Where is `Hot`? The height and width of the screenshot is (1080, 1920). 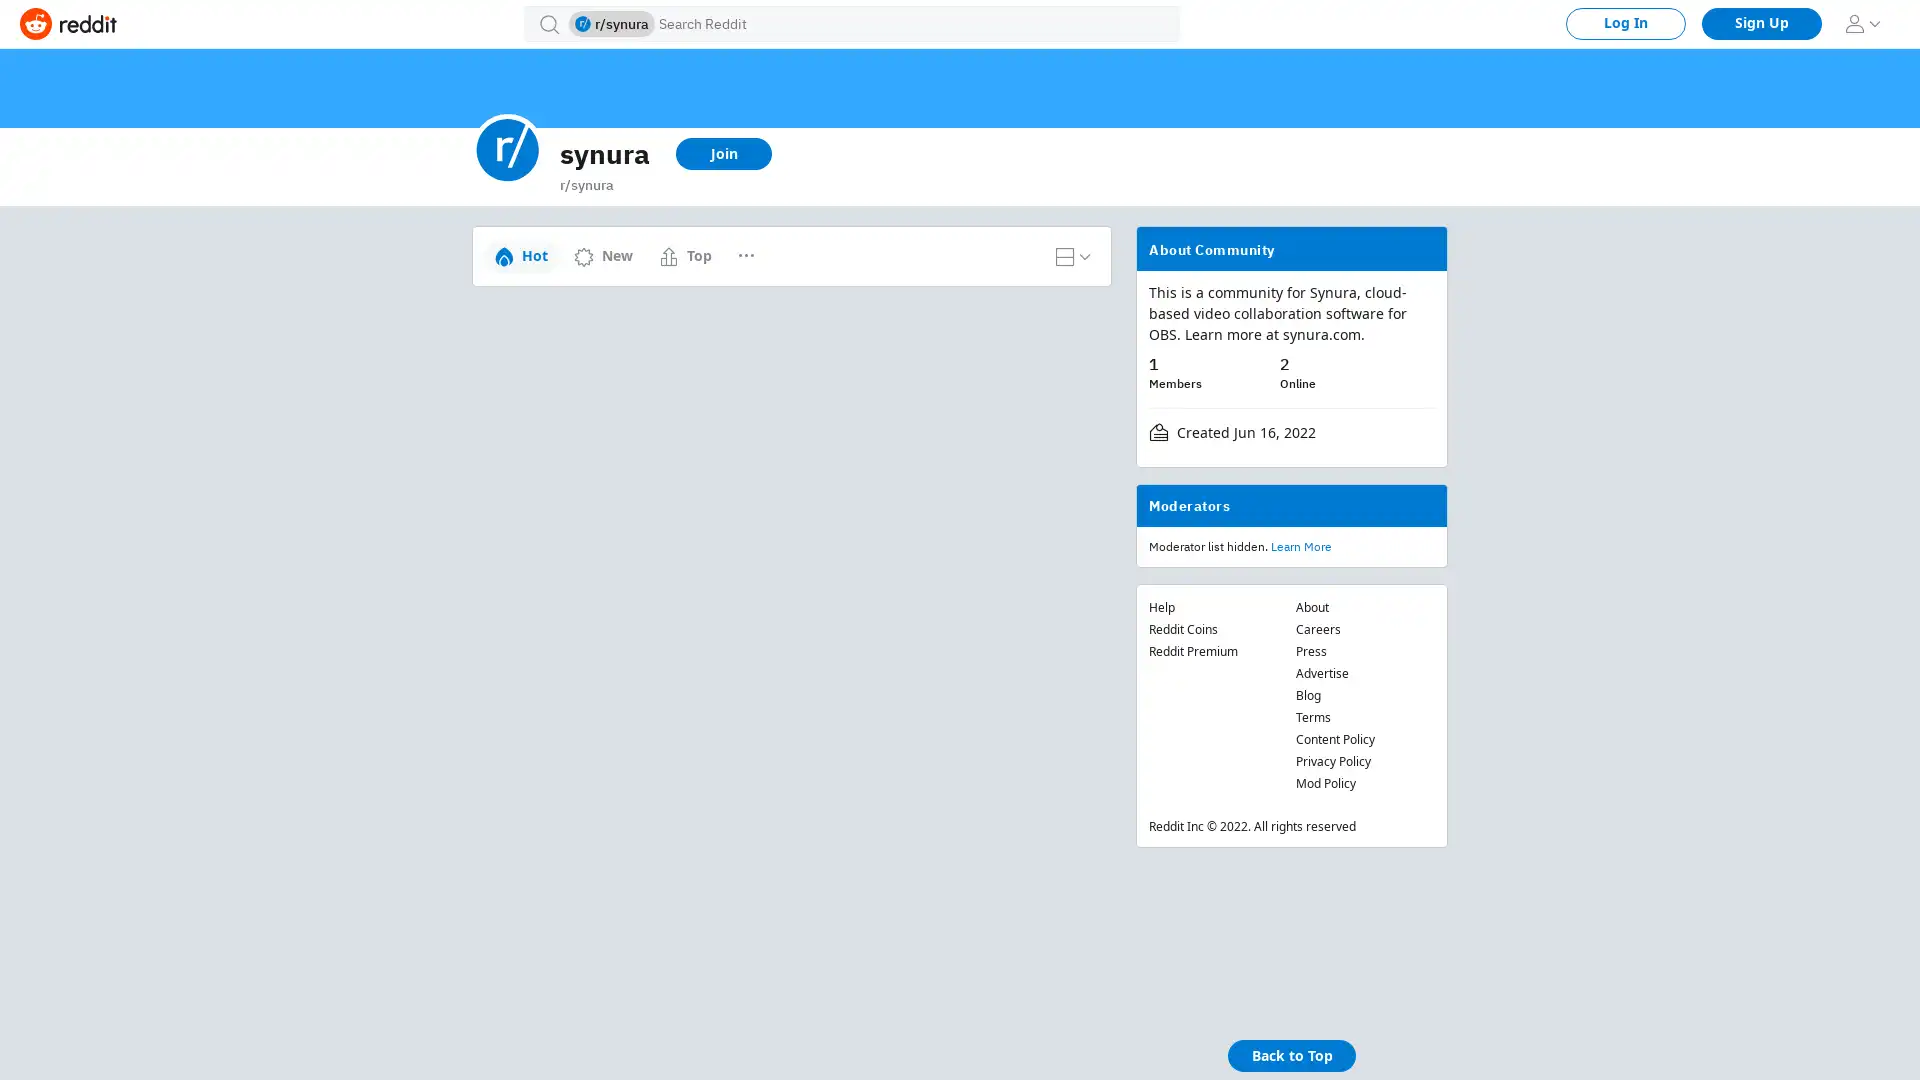 Hot is located at coordinates (521, 254).